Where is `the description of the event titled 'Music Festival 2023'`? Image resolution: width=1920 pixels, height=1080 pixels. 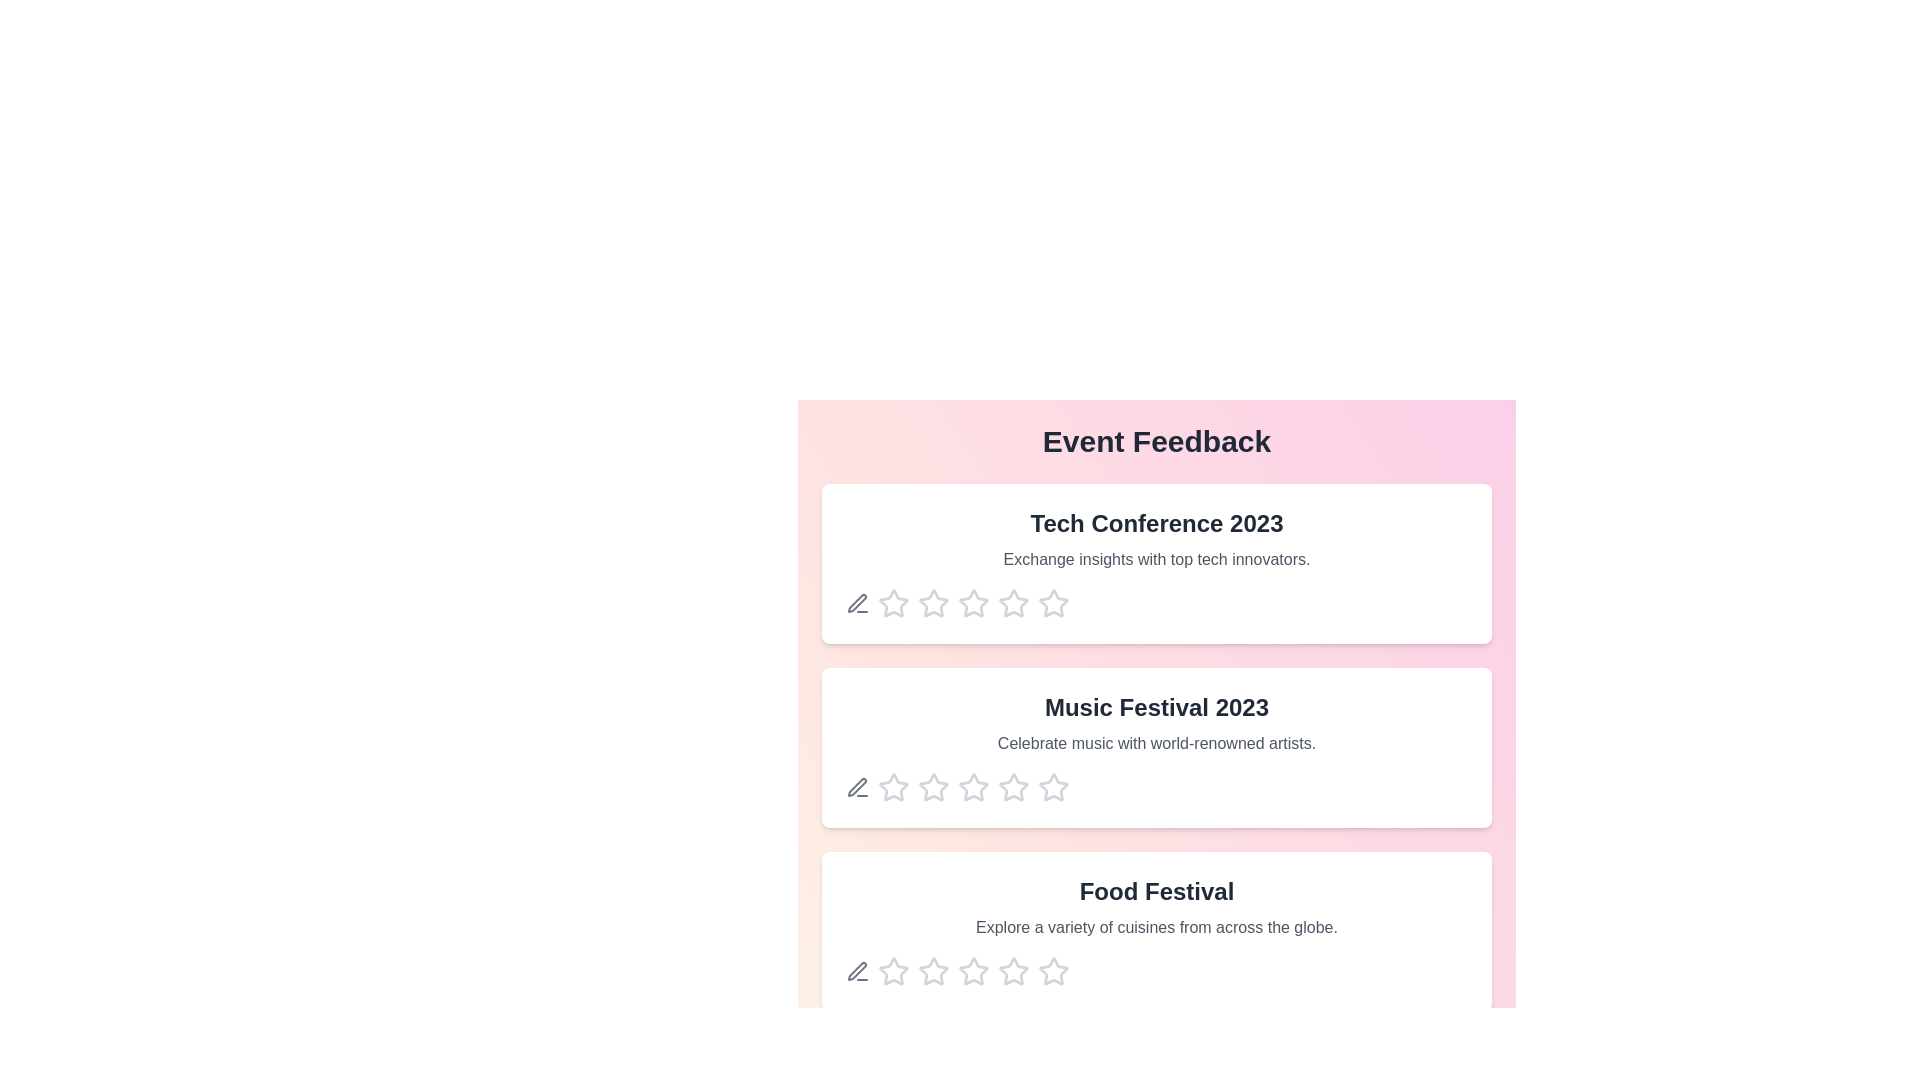 the description of the event titled 'Music Festival 2023' is located at coordinates (1156, 748).